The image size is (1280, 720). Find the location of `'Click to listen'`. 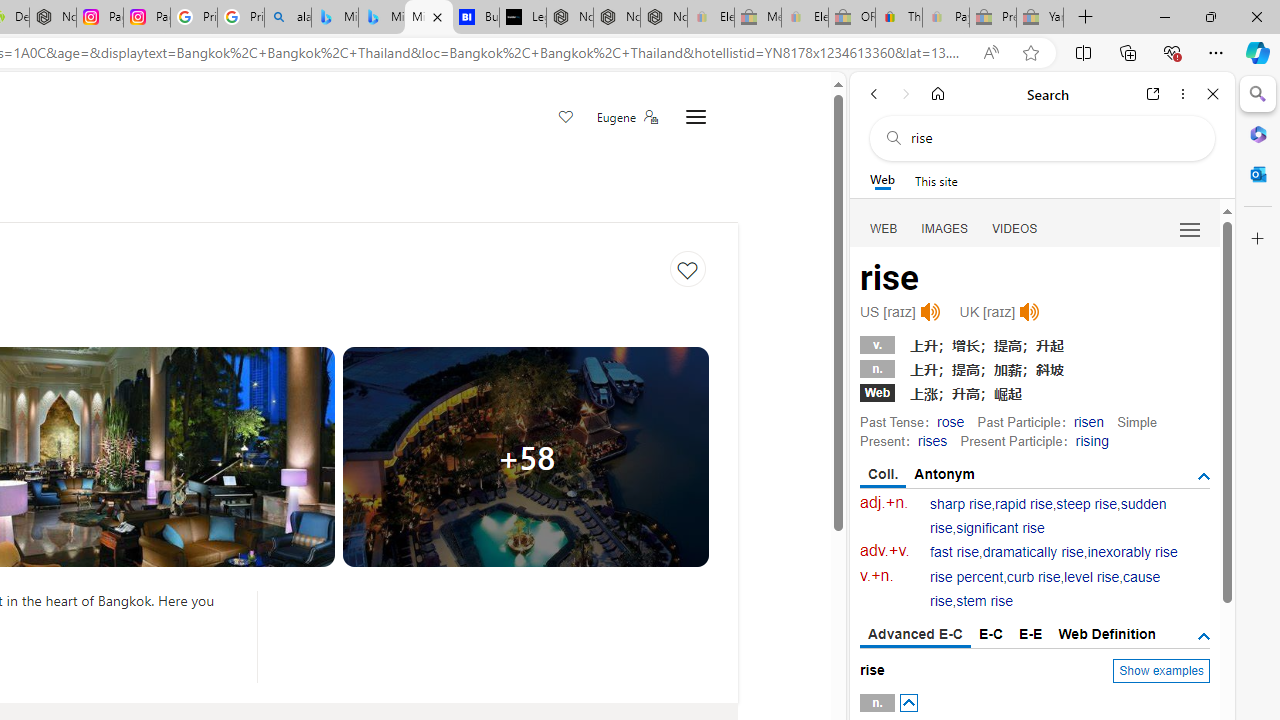

'Click to listen' is located at coordinates (1029, 312).